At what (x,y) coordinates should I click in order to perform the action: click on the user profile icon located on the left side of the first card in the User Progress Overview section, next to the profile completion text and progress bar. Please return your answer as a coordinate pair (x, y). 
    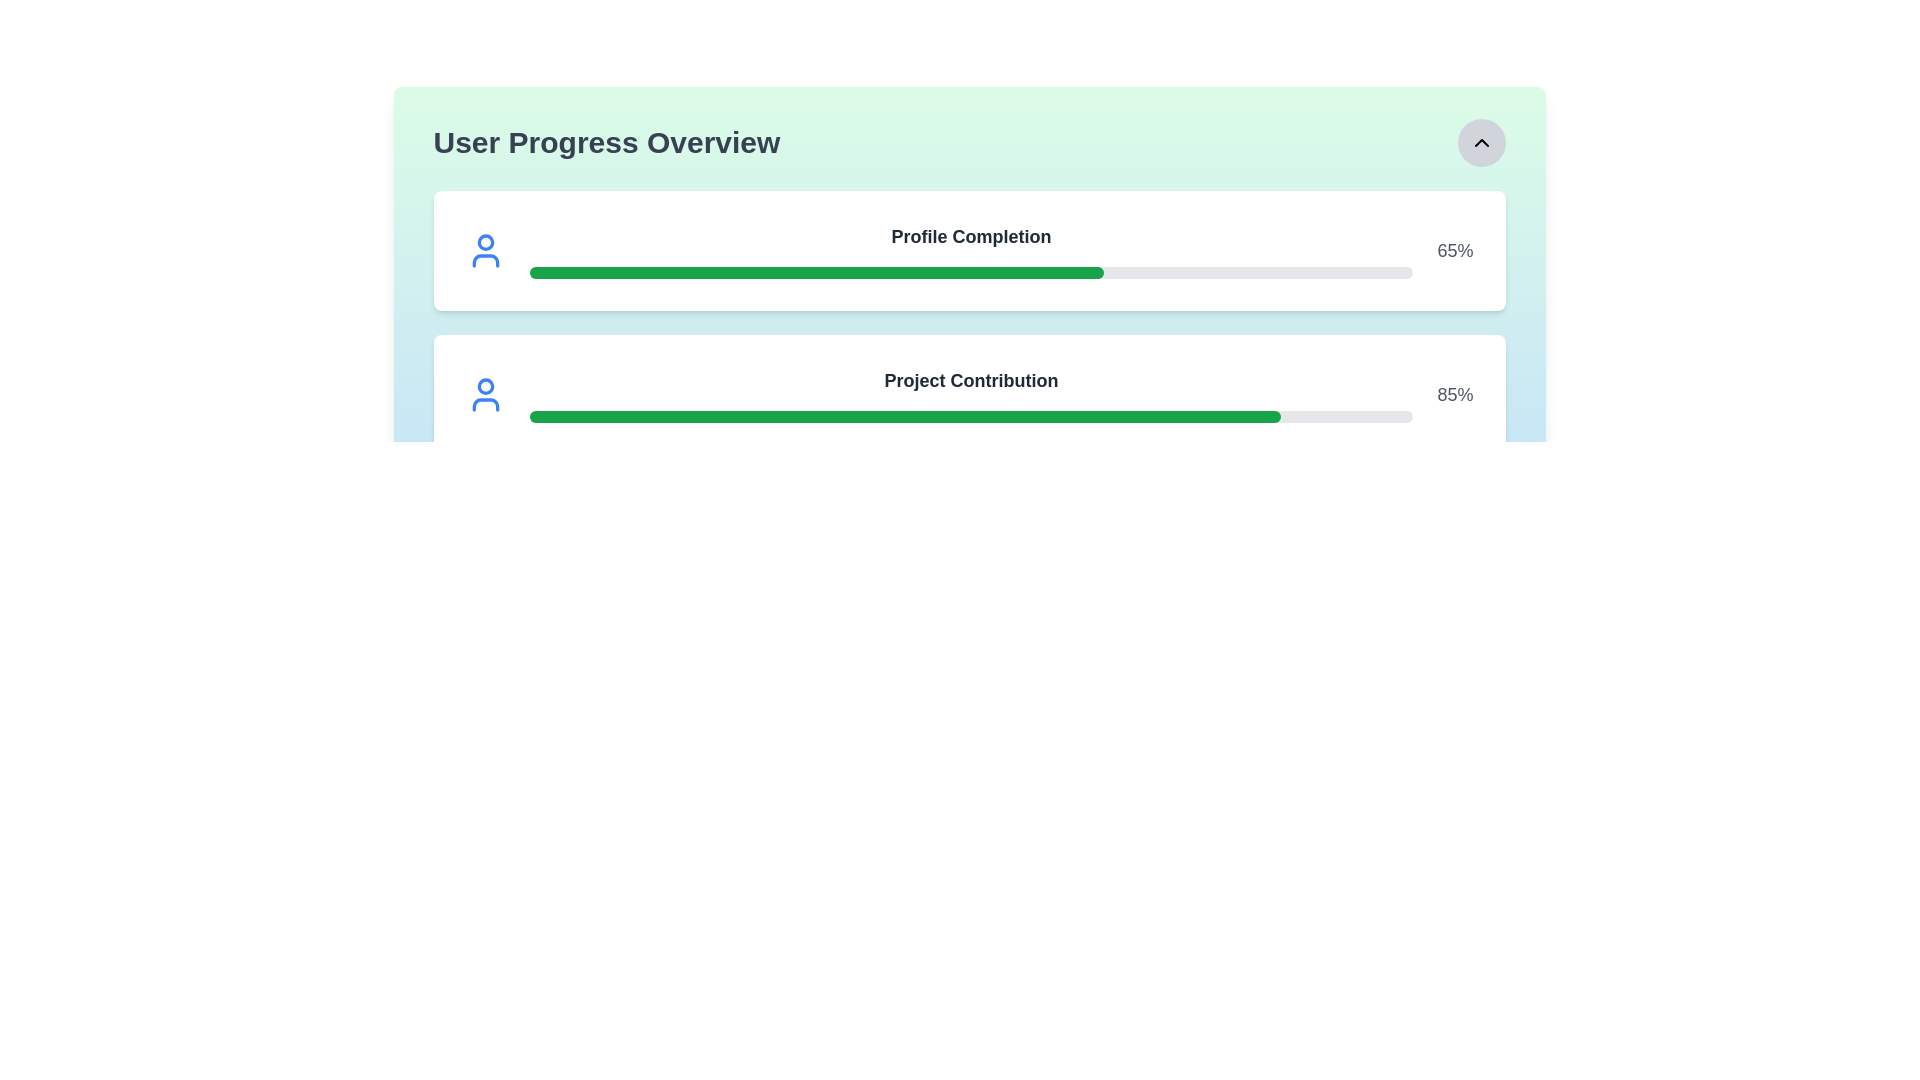
    Looking at the image, I should click on (485, 249).